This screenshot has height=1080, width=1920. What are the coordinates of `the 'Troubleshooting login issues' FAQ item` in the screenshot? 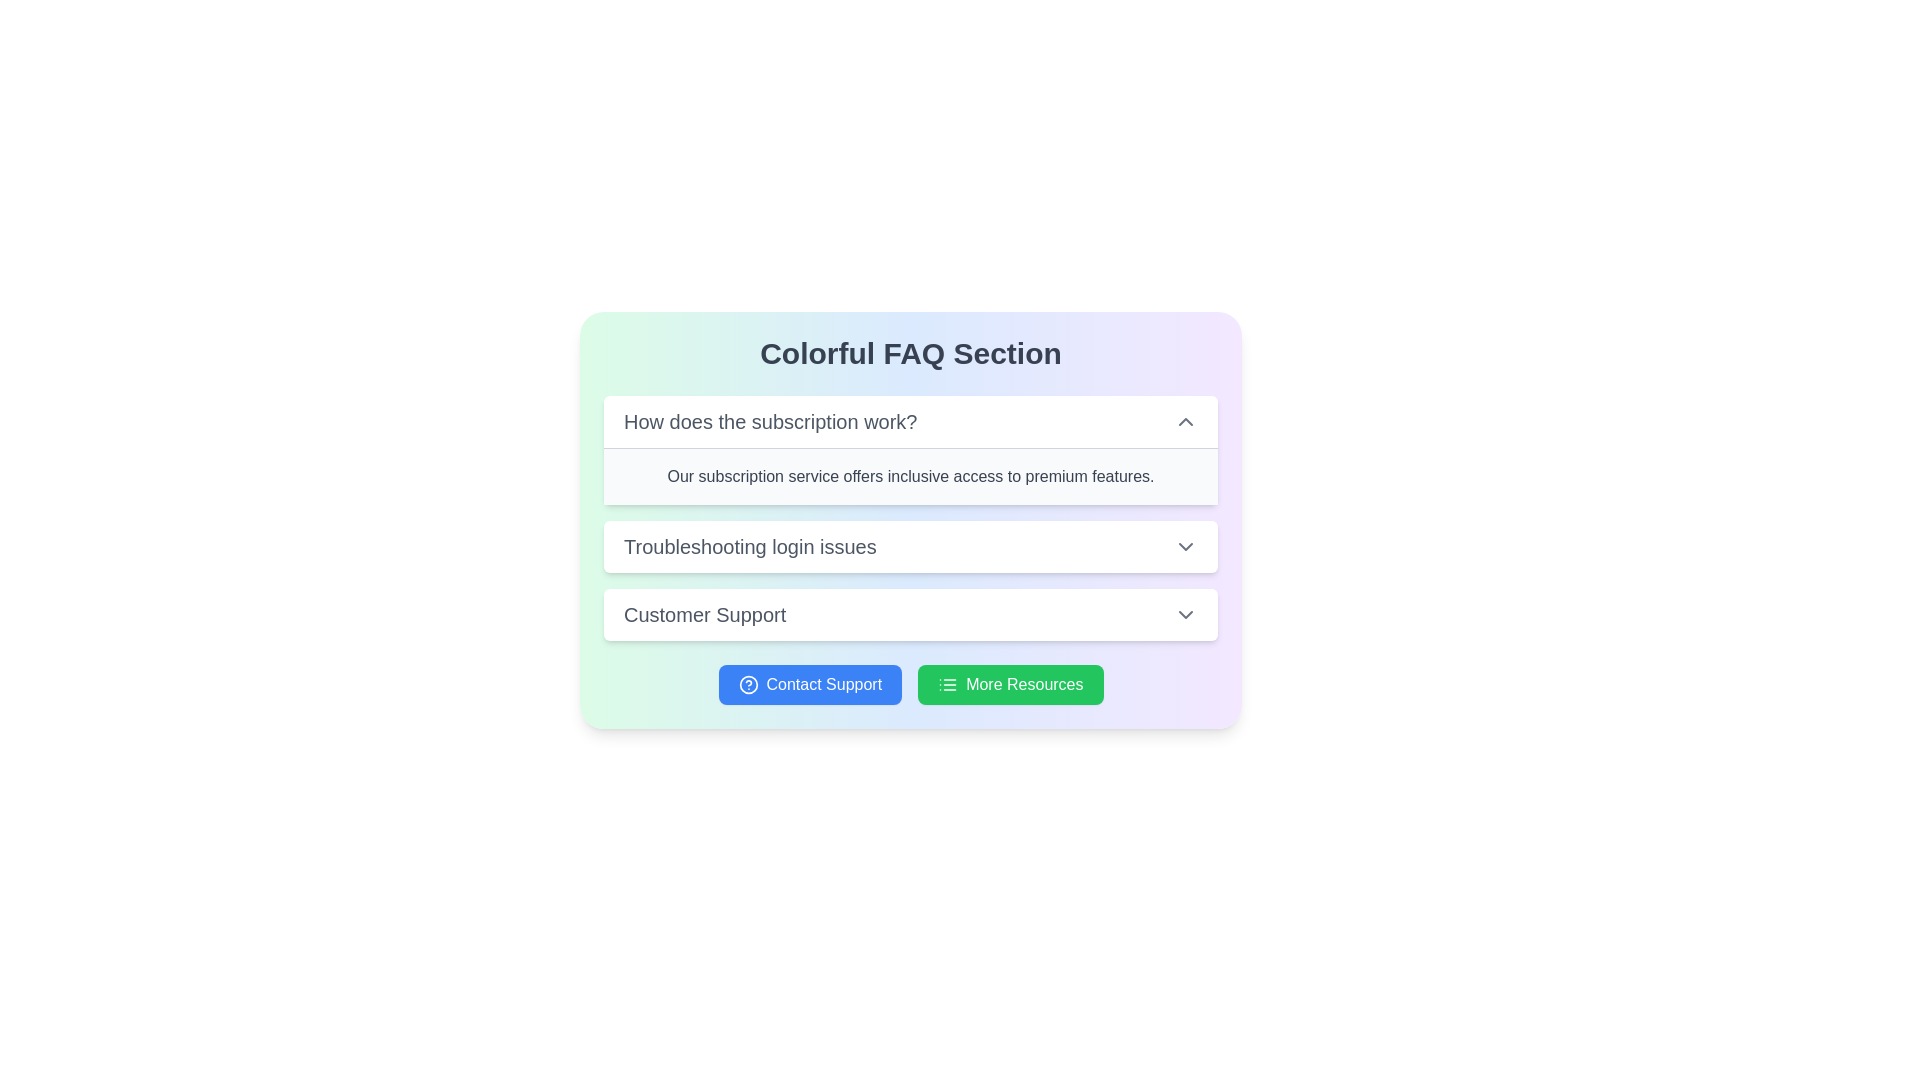 It's located at (910, 547).